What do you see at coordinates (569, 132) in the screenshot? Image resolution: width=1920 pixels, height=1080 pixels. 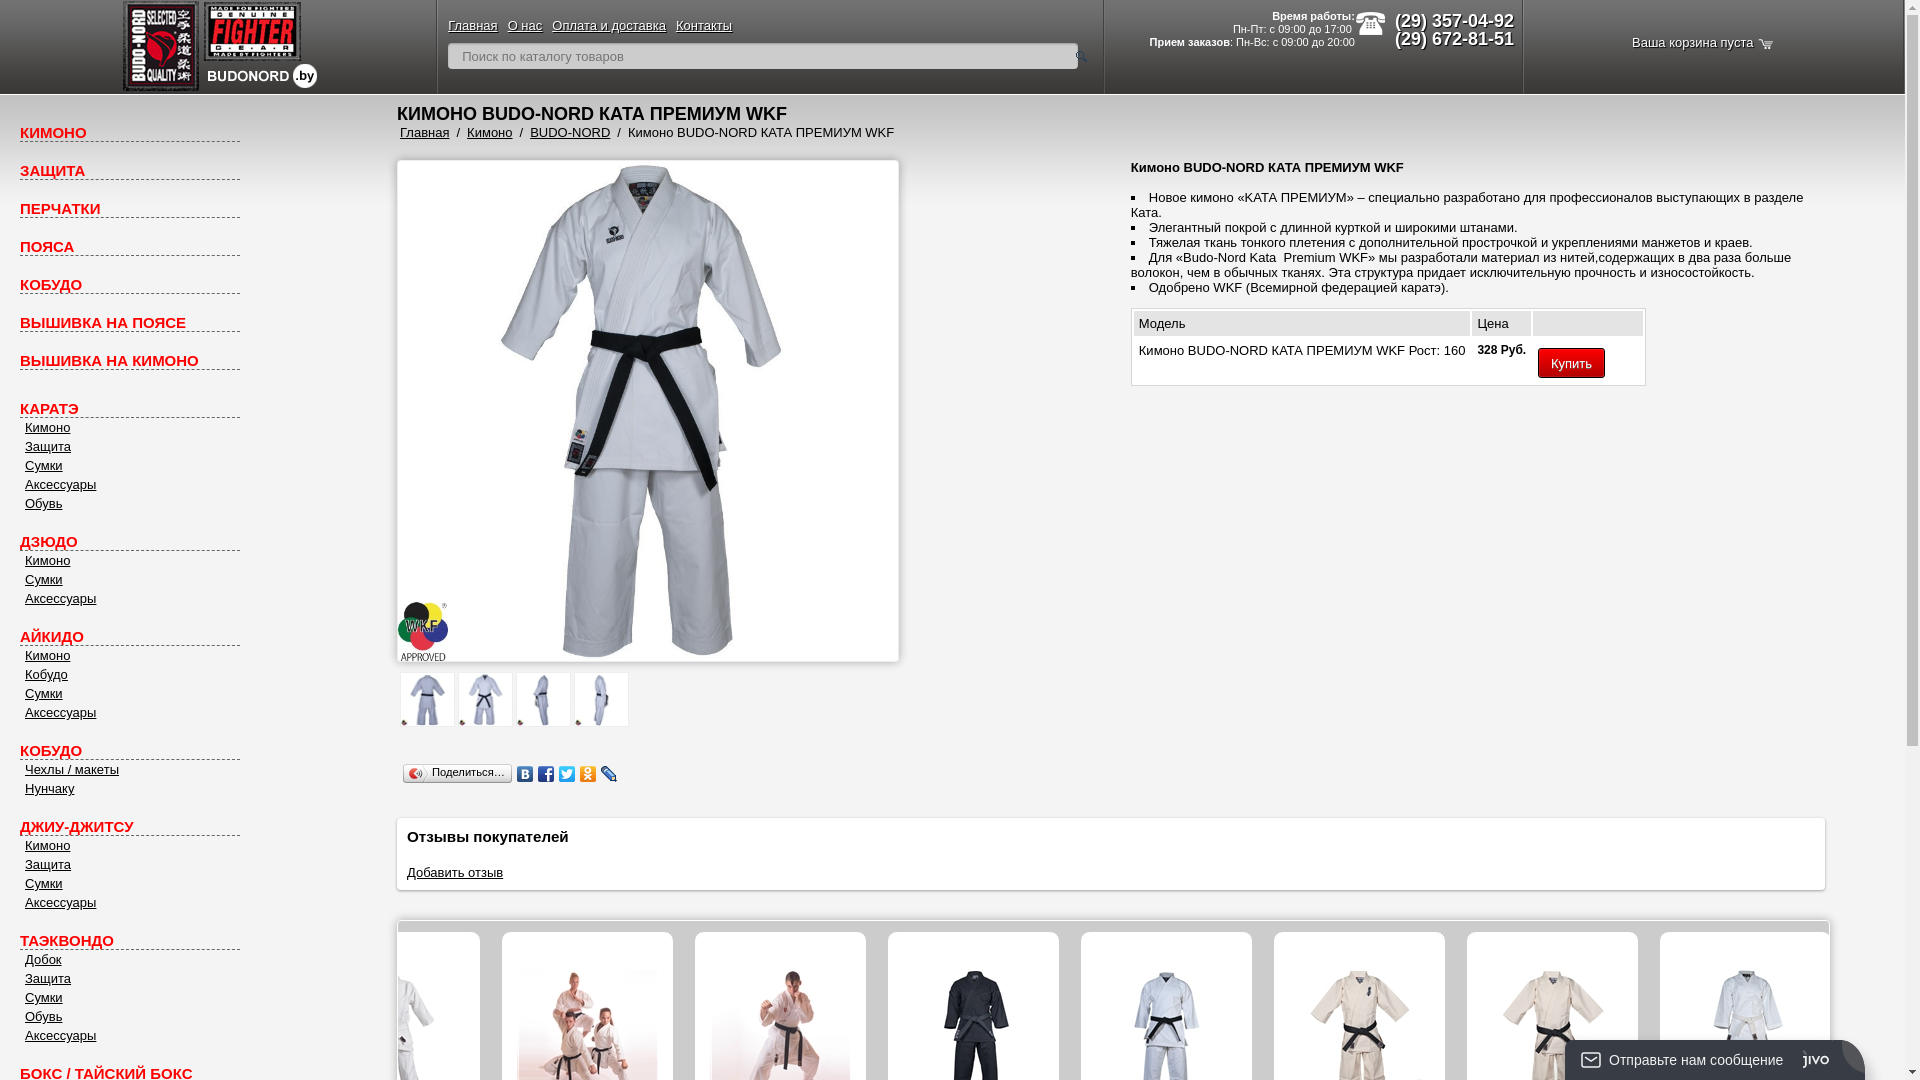 I see `'BUDO-NORD'` at bounding box center [569, 132].